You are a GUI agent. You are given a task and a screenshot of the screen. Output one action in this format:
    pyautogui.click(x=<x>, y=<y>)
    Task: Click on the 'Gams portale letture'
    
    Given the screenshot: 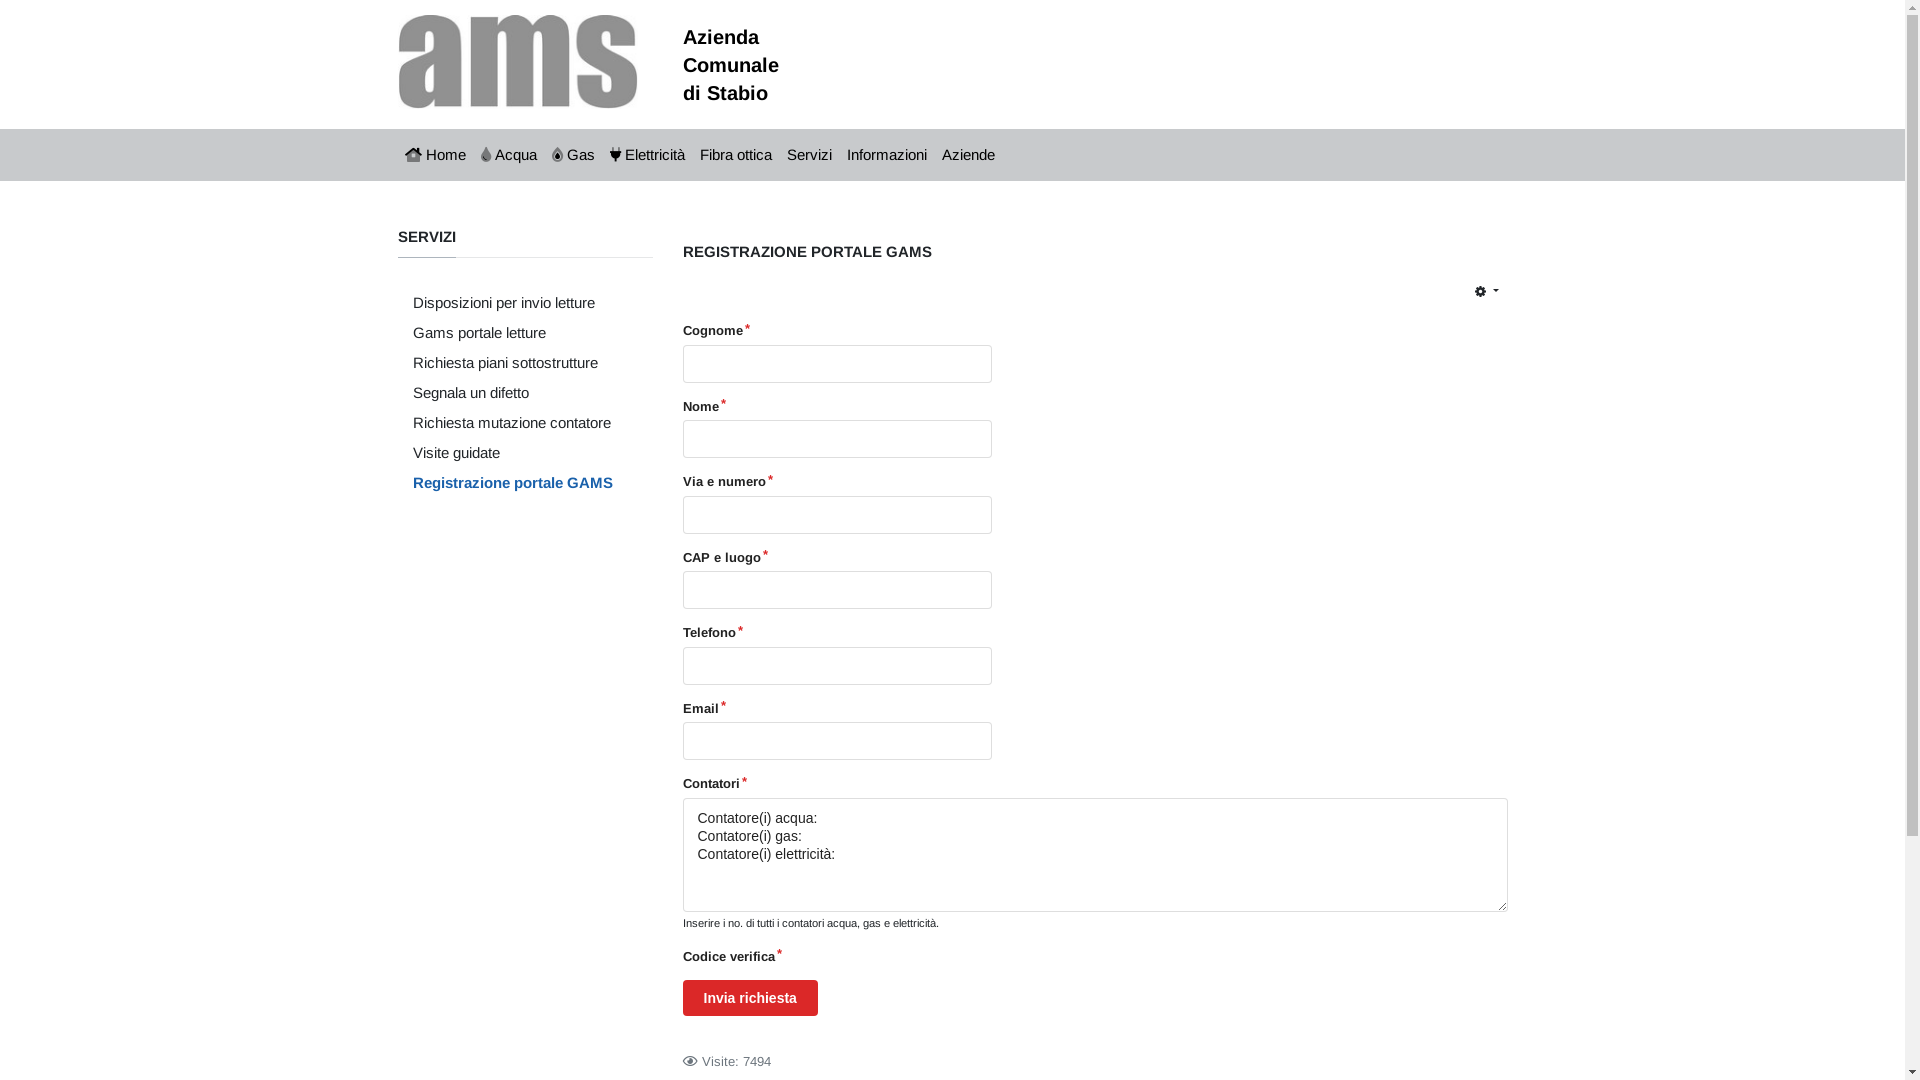 What is the action you would take?
    pyautogui.click(x=512, y=331)
    